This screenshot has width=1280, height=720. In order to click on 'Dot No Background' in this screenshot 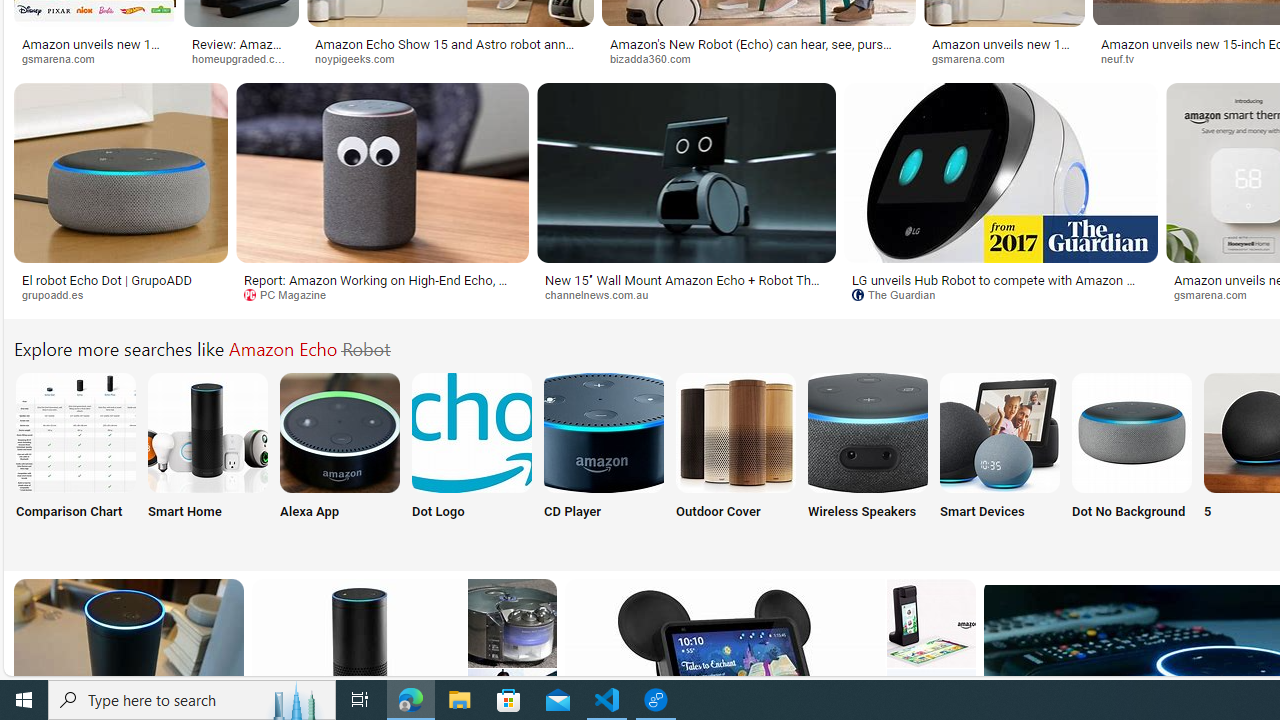, I will do `click(1132, 457)`.